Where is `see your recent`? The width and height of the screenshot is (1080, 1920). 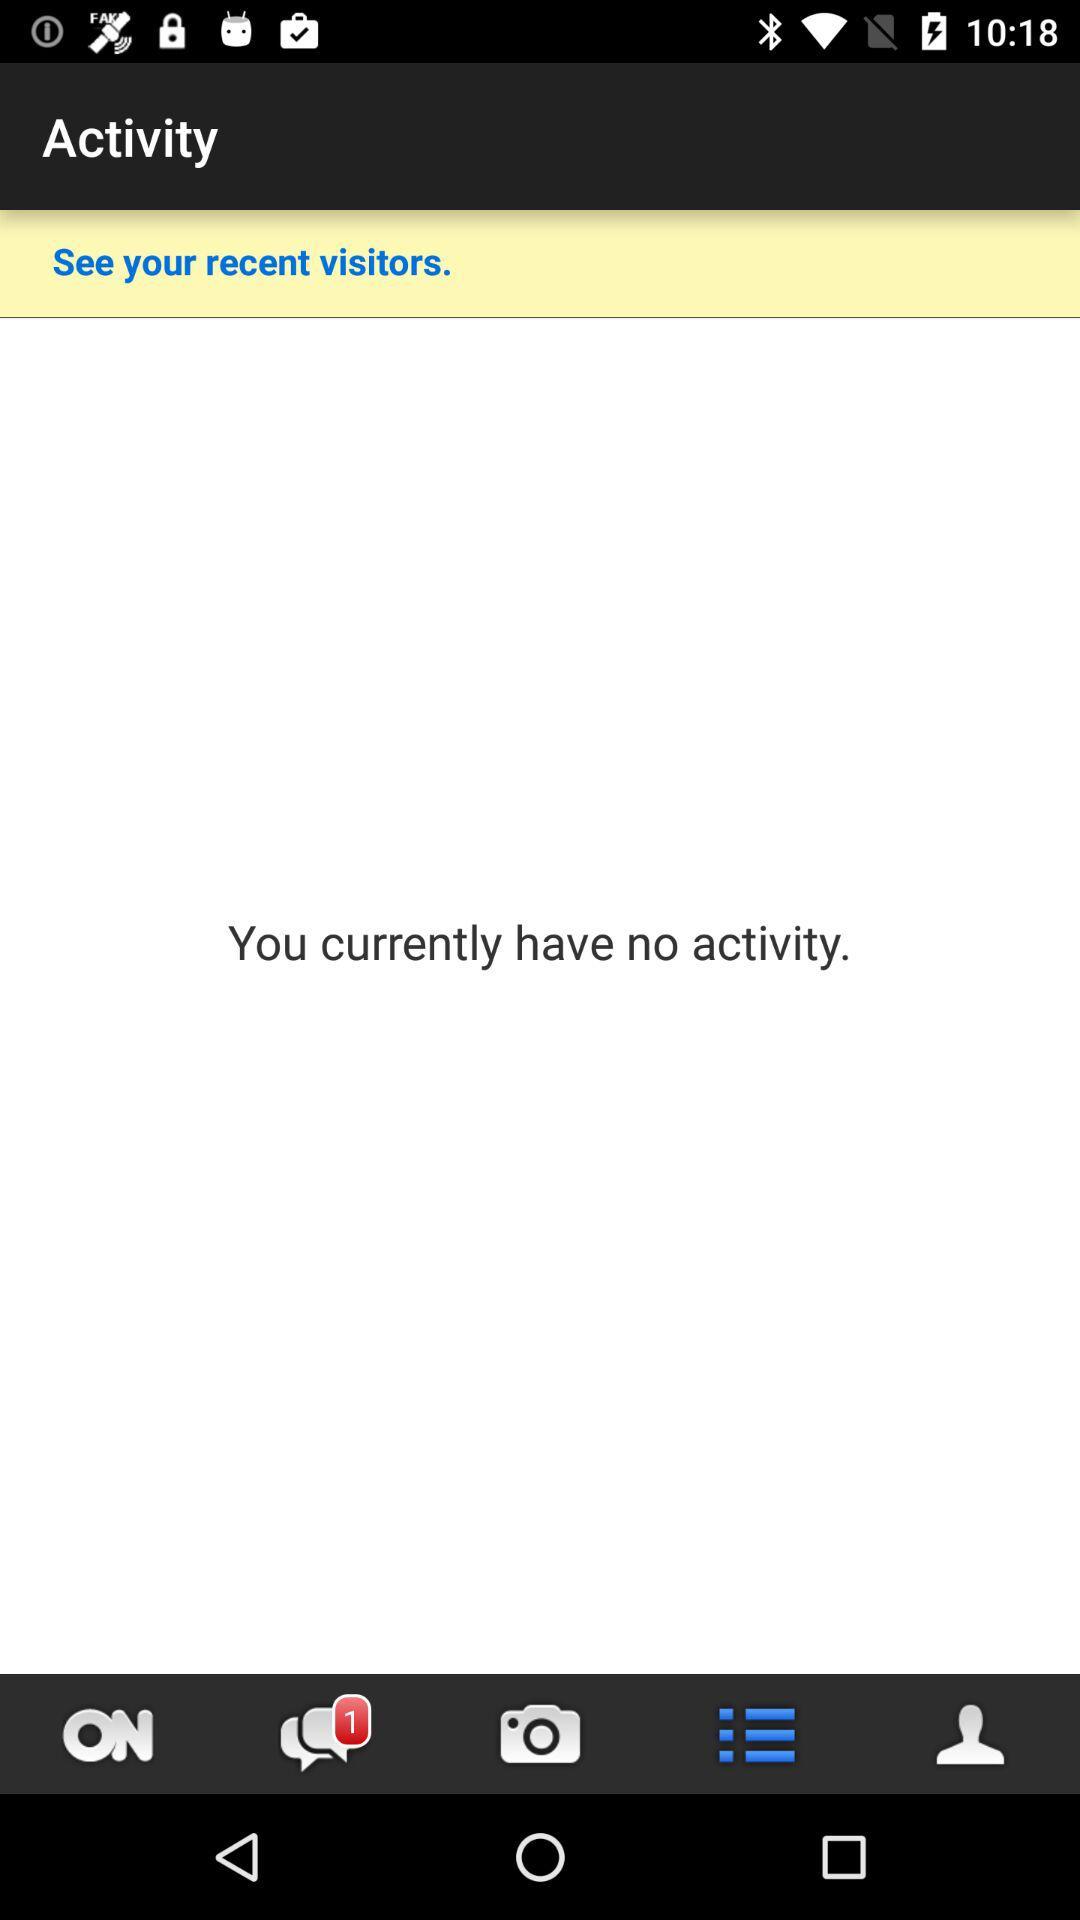 see your recent is located at coordinates (251, 259).